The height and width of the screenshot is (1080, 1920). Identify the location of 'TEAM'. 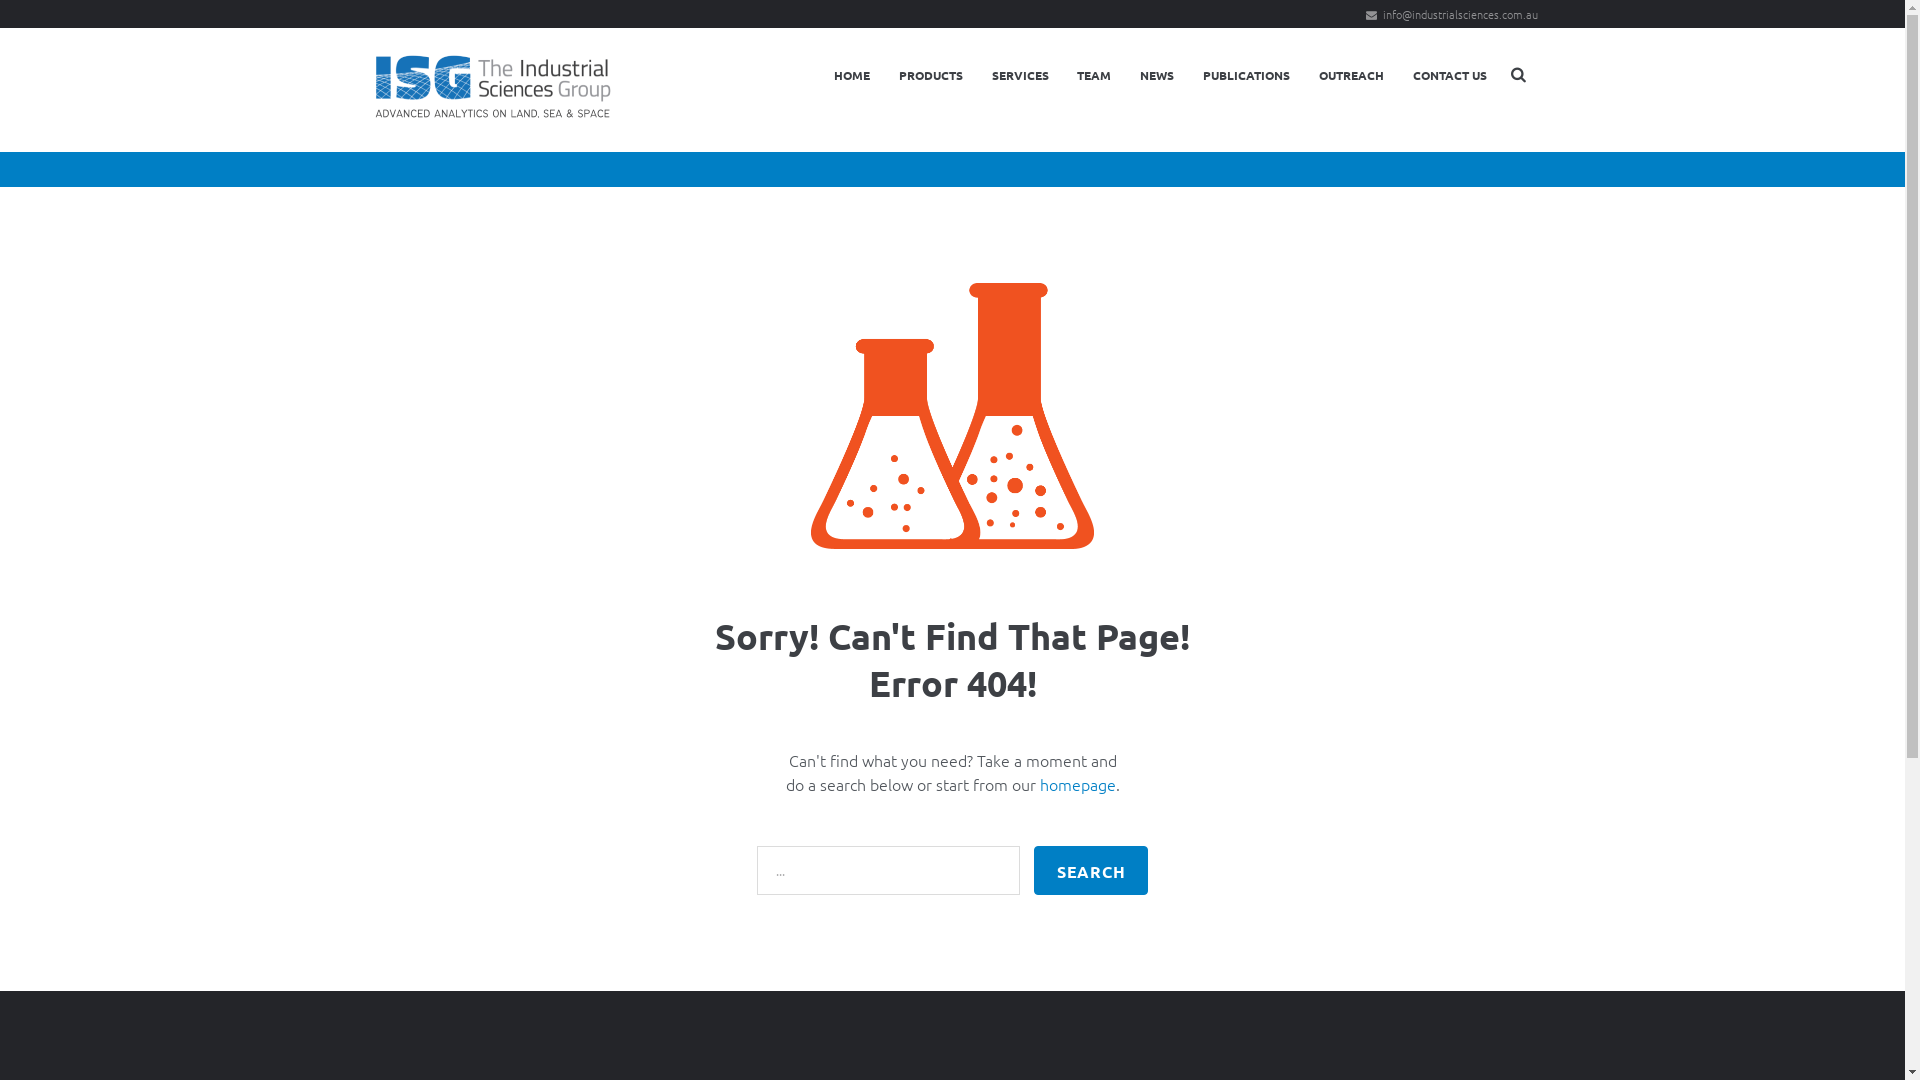
(1093, 74).